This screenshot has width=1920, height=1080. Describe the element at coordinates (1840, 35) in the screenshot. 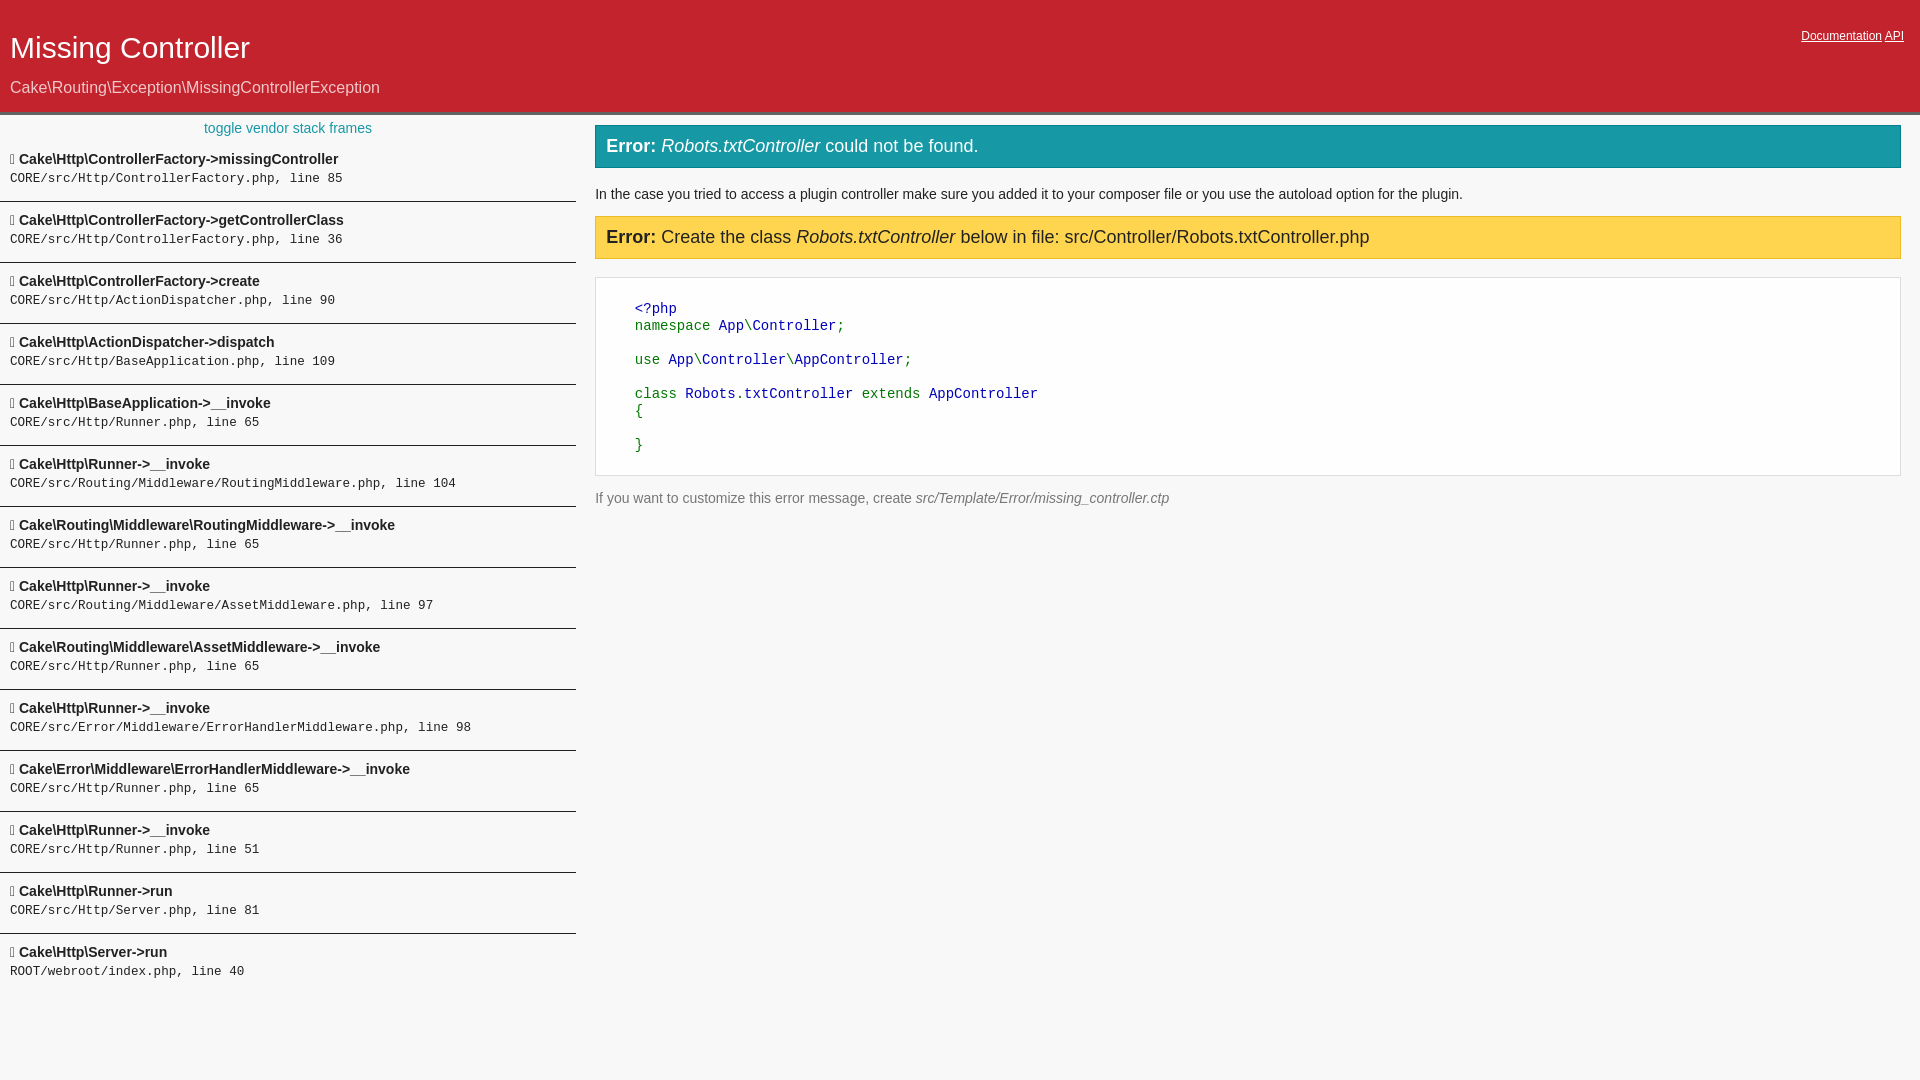

I see `'Documentation'` at that location.